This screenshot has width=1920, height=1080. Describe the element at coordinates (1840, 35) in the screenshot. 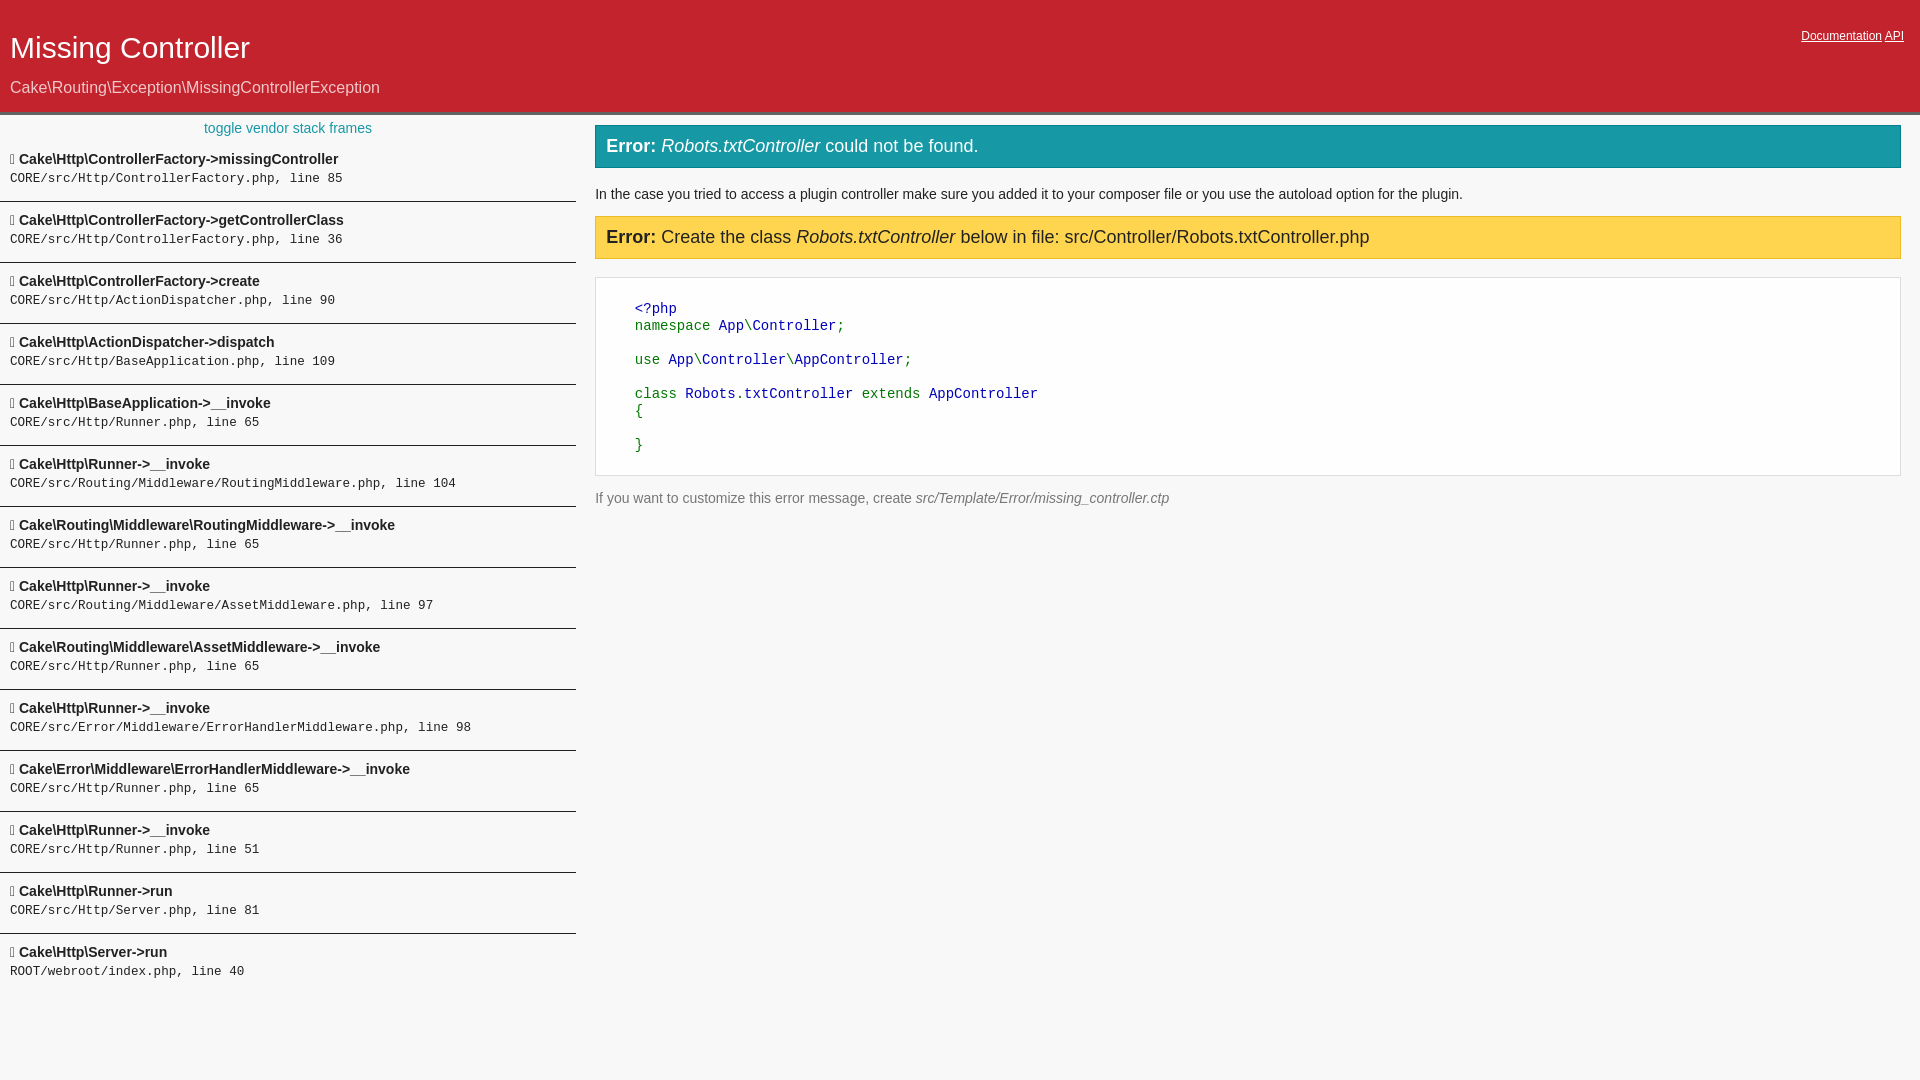

I see `'Documentation'` at that location.